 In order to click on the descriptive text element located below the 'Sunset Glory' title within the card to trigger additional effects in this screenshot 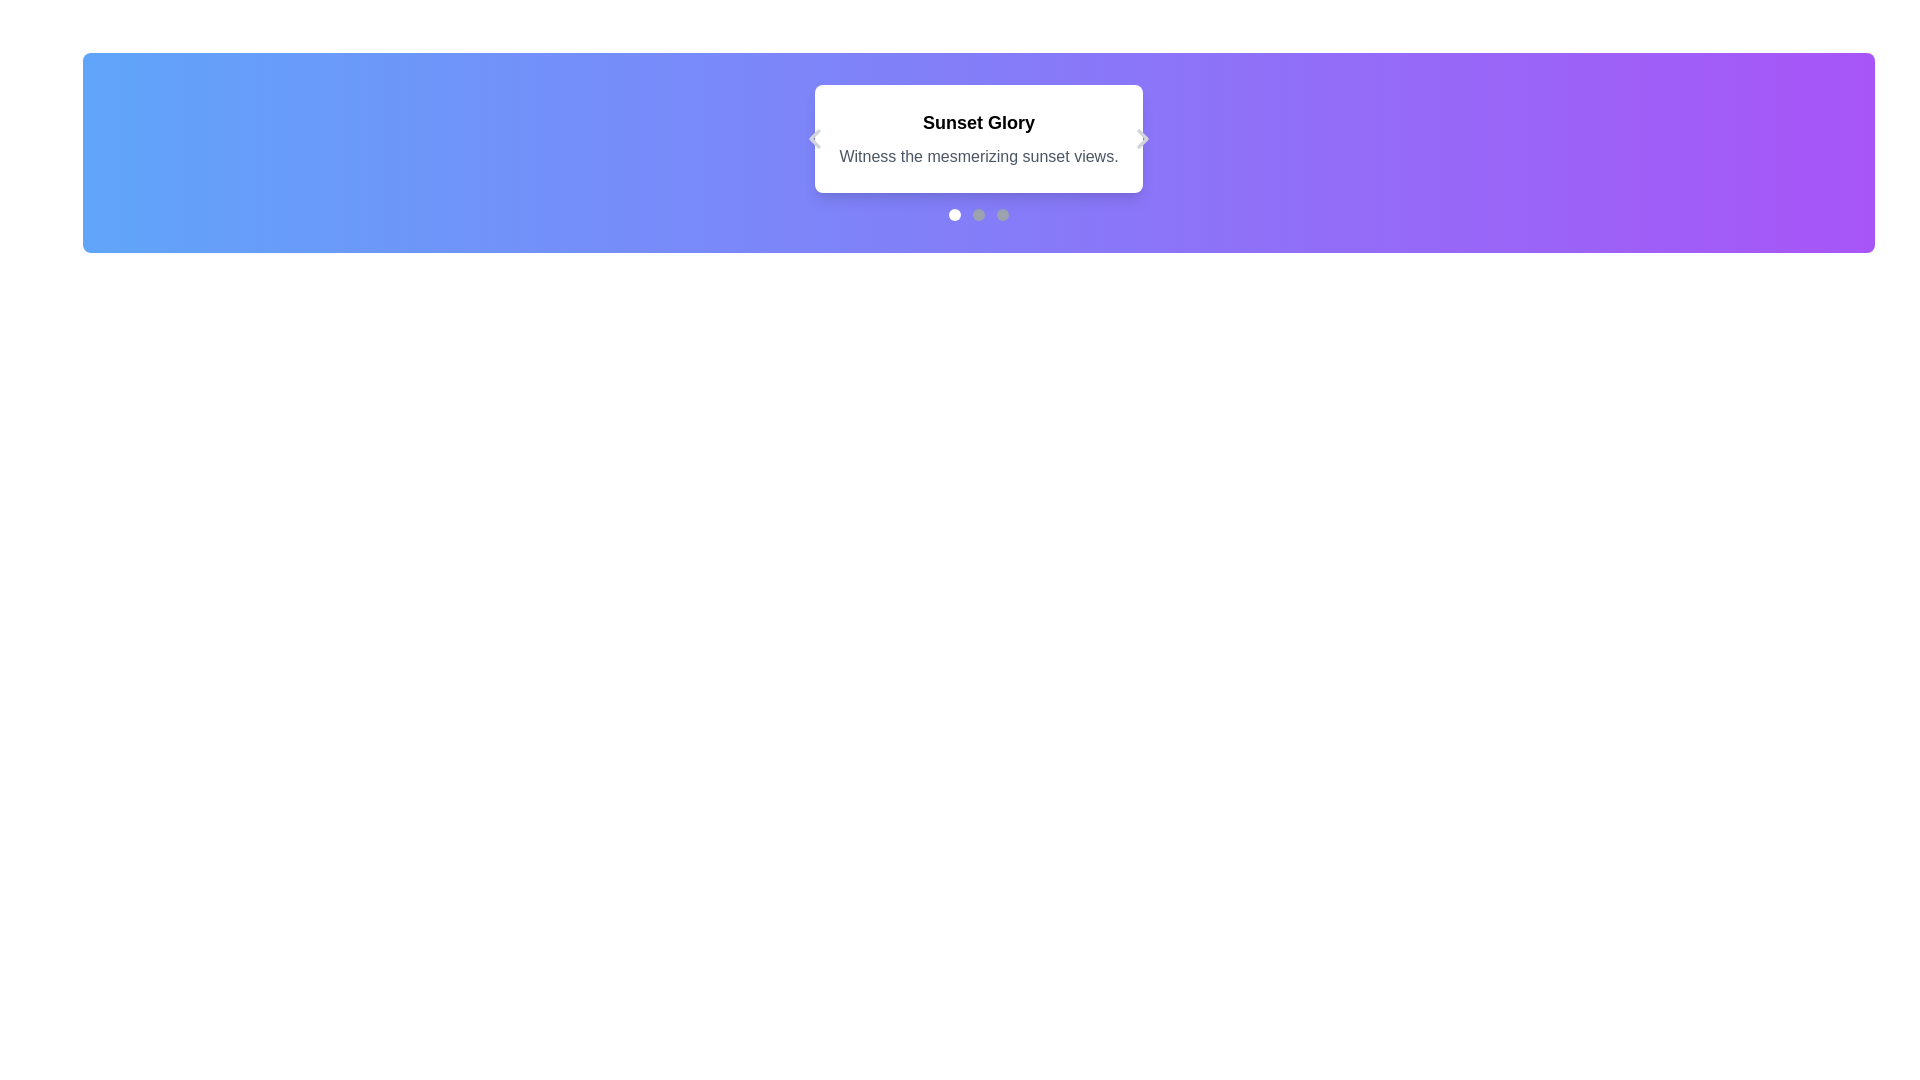, I will do `click(979, 156)`.